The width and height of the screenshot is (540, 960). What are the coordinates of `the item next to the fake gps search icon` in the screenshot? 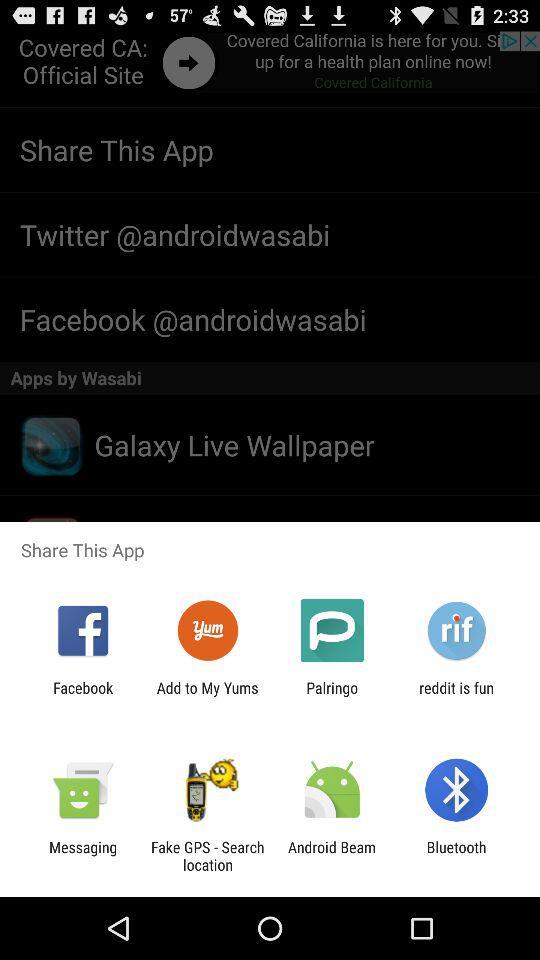 It's located at (332, 855).